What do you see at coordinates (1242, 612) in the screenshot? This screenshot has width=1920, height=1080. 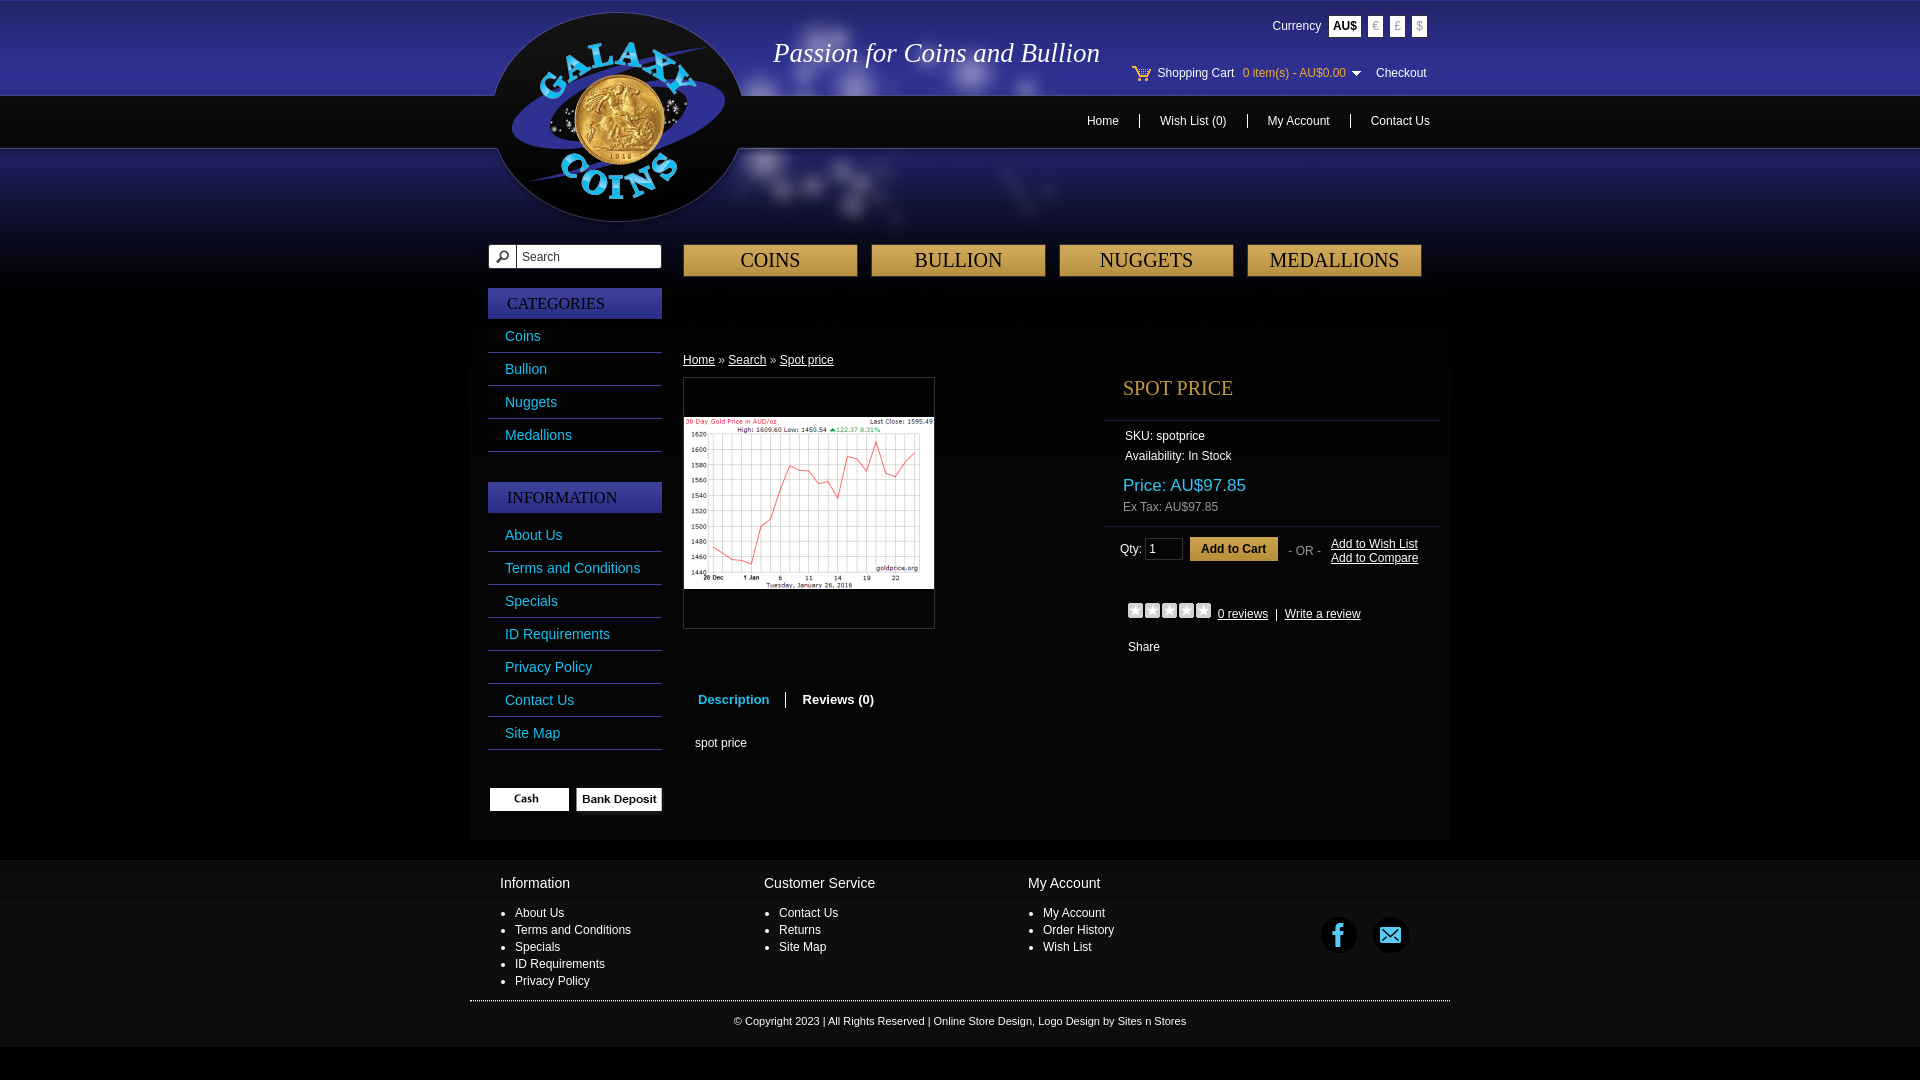 I see `'0 reviews'` at bounding box center [1242, 612].